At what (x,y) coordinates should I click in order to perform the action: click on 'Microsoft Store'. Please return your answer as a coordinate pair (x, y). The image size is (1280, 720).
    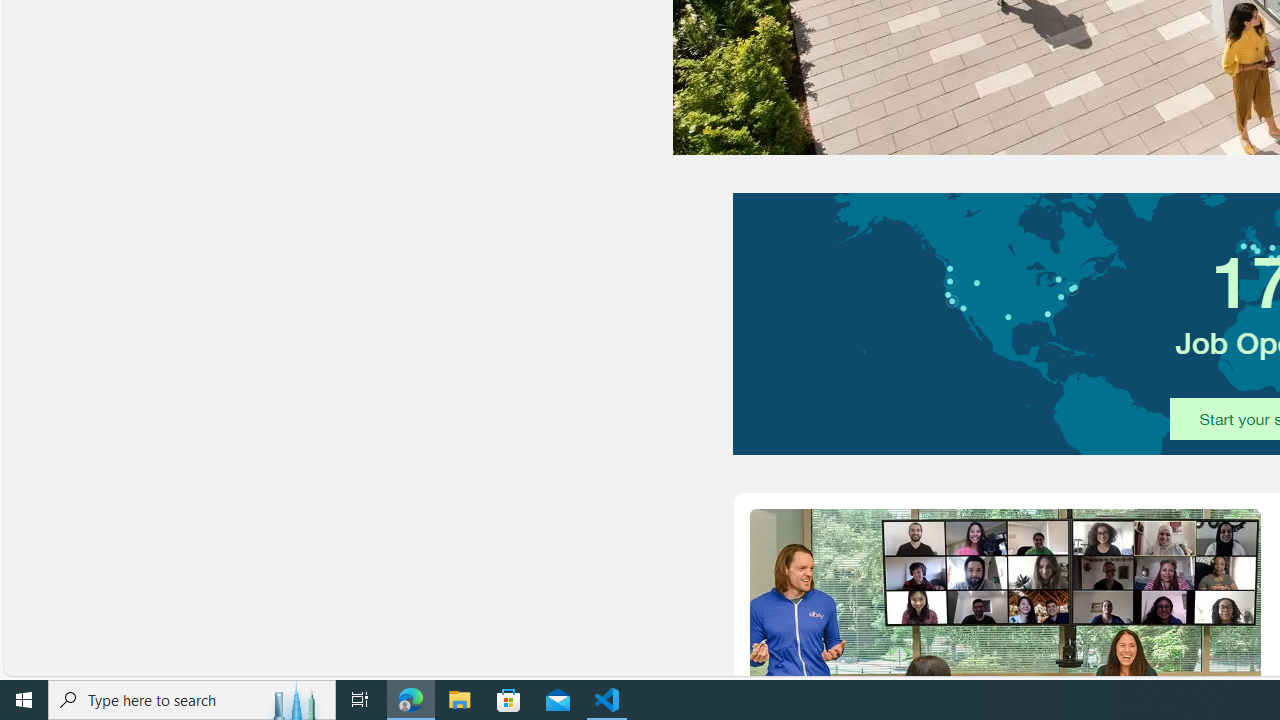
    Looking at the image, I should click on (509, 698).